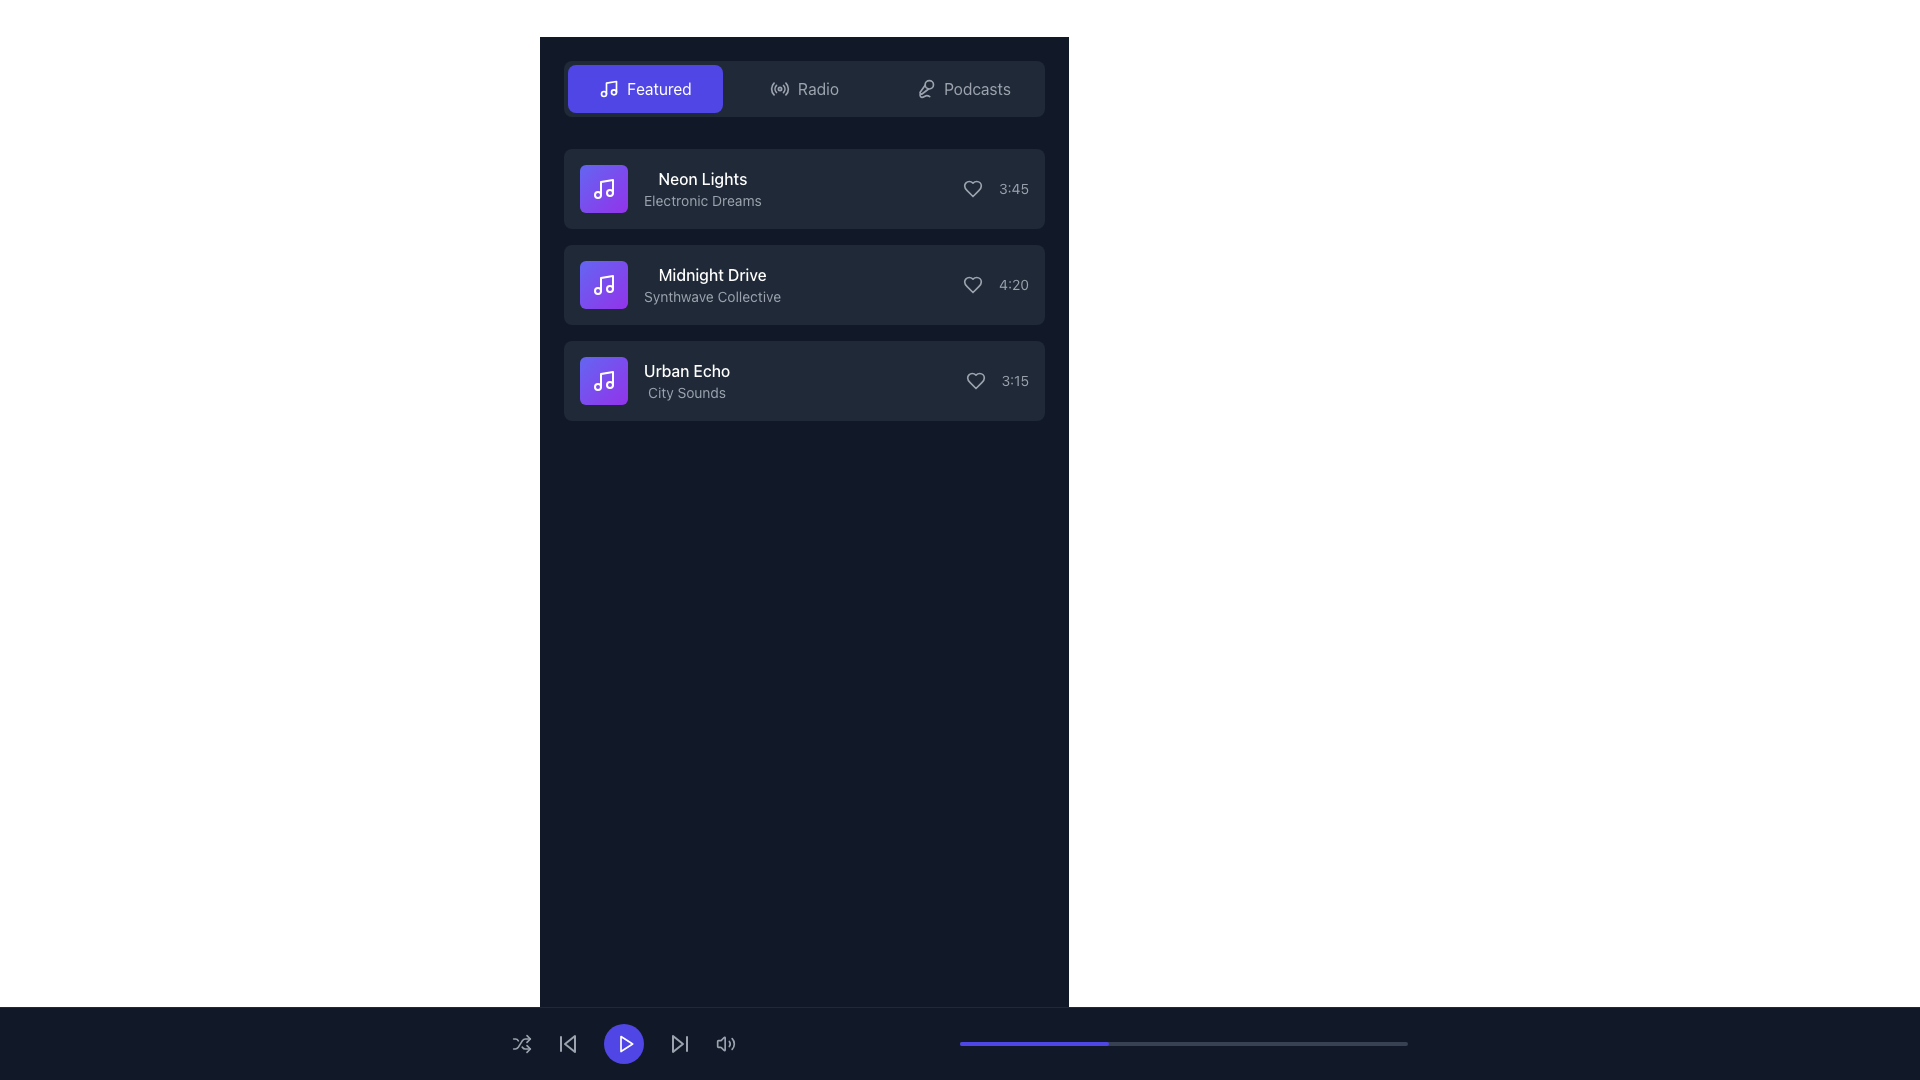 Image resolution: width=1920 pixels, height=1080 pixels. I want to click on the third list item entry representing a music track, so click(654, 381).